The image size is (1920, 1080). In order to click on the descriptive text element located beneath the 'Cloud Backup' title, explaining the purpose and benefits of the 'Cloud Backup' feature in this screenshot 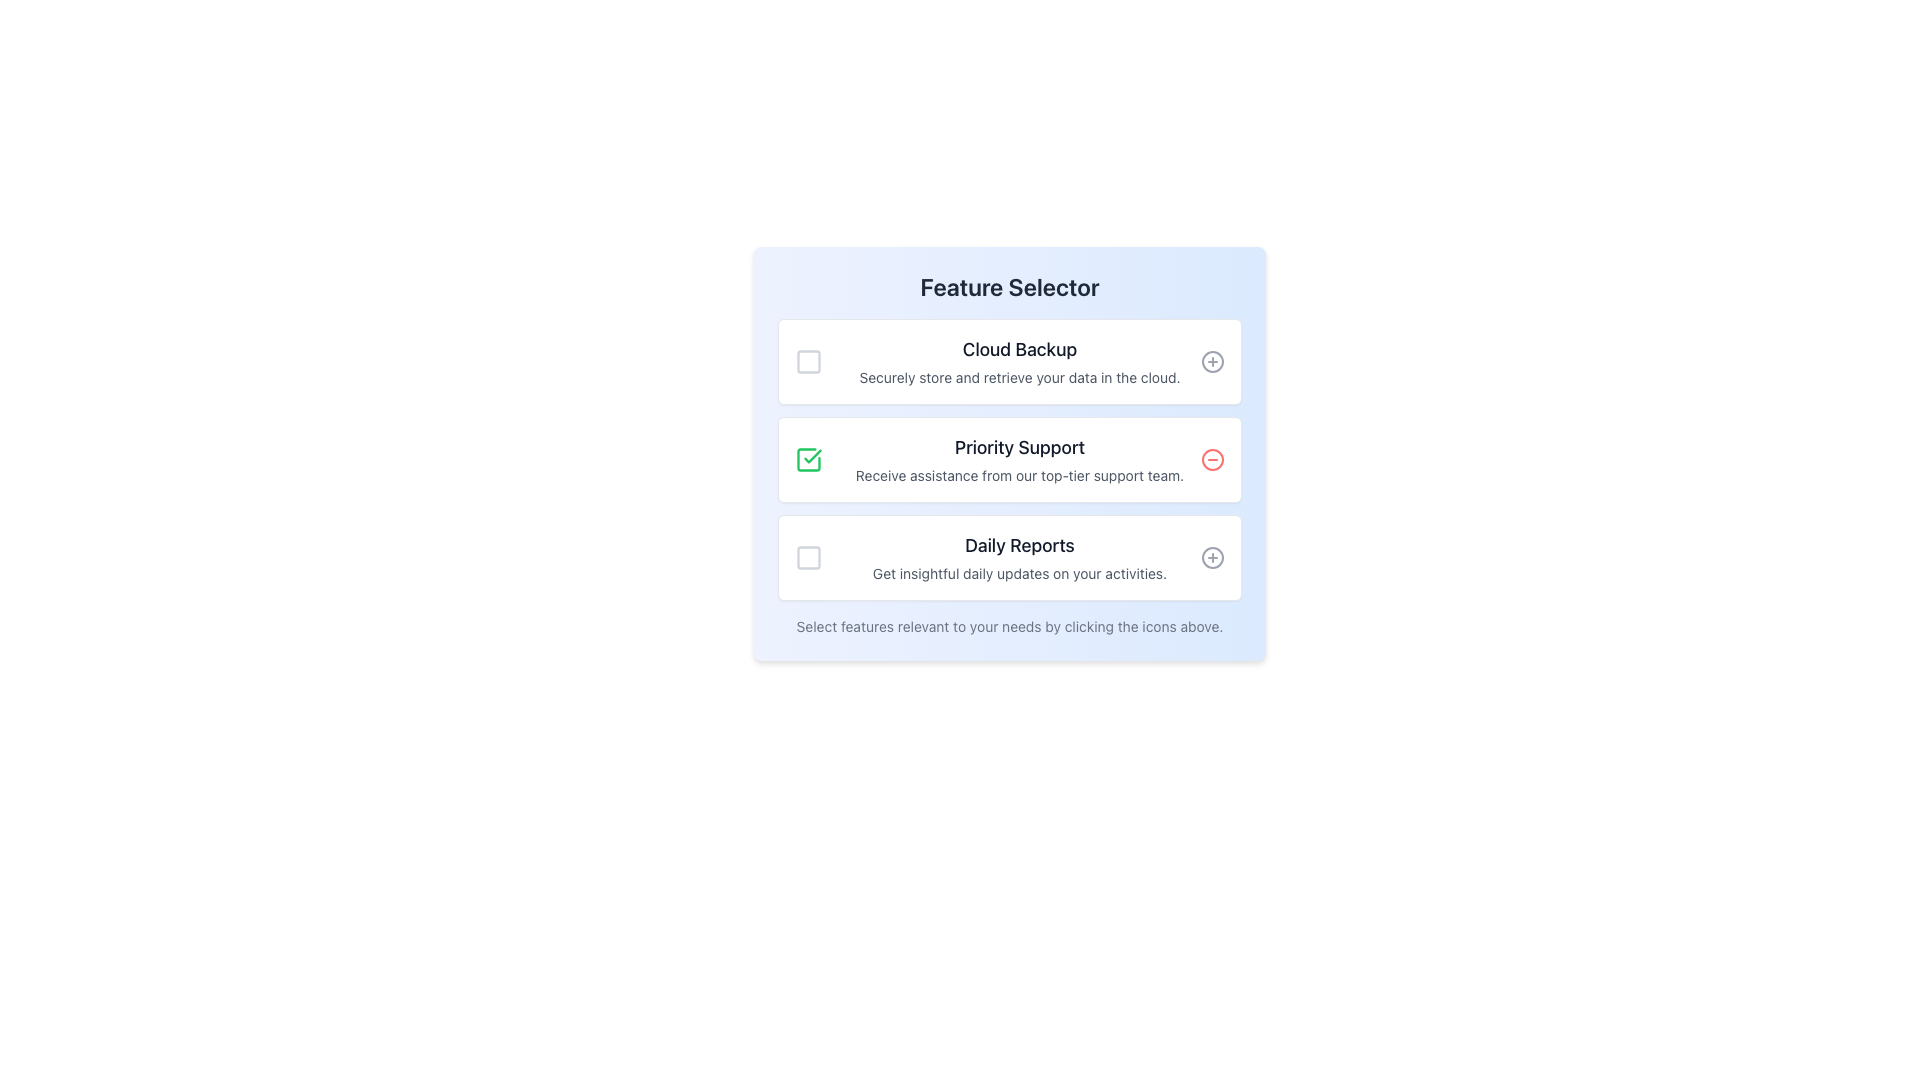, I will do `click(1019, 378)`.